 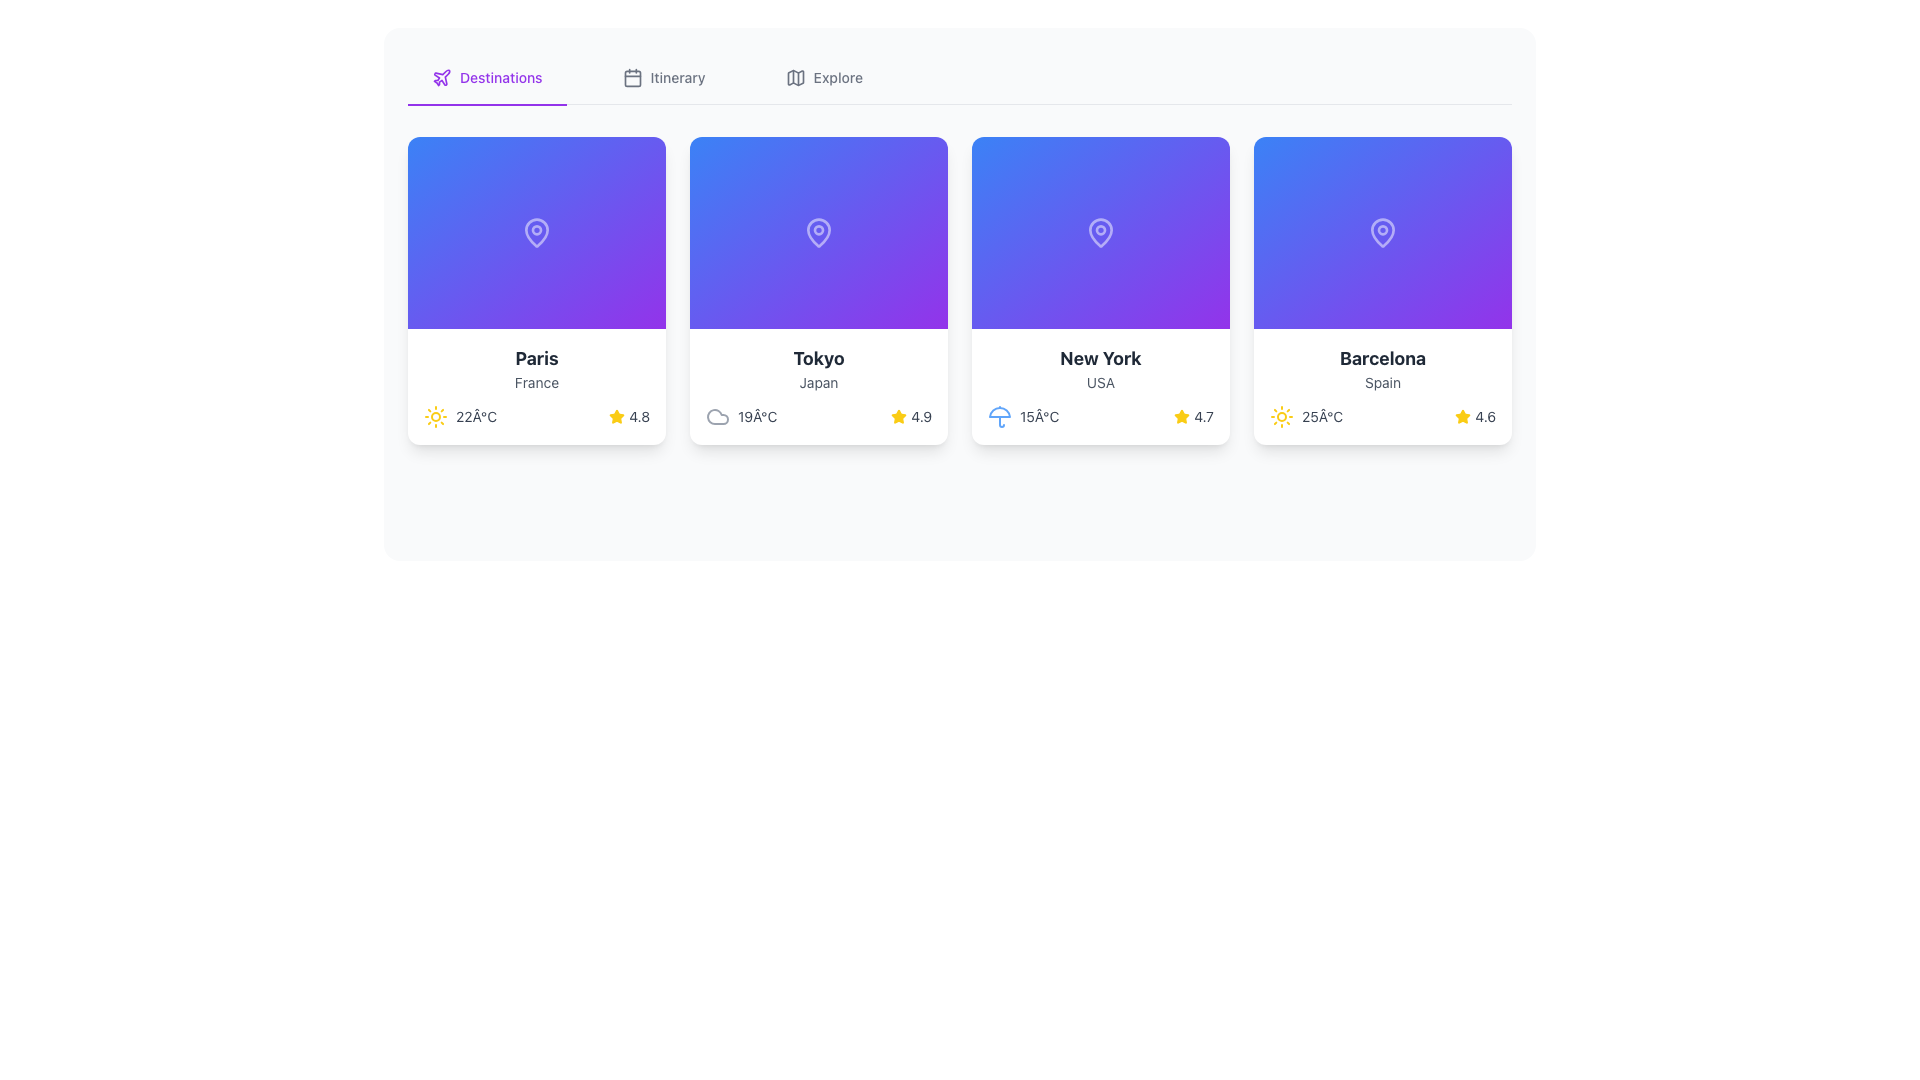 I want to click on the map pin icon located in the top section of the second card titled 'Tokyo, Japan' under the 'Destinations' tab, so click(x=819, y=231).